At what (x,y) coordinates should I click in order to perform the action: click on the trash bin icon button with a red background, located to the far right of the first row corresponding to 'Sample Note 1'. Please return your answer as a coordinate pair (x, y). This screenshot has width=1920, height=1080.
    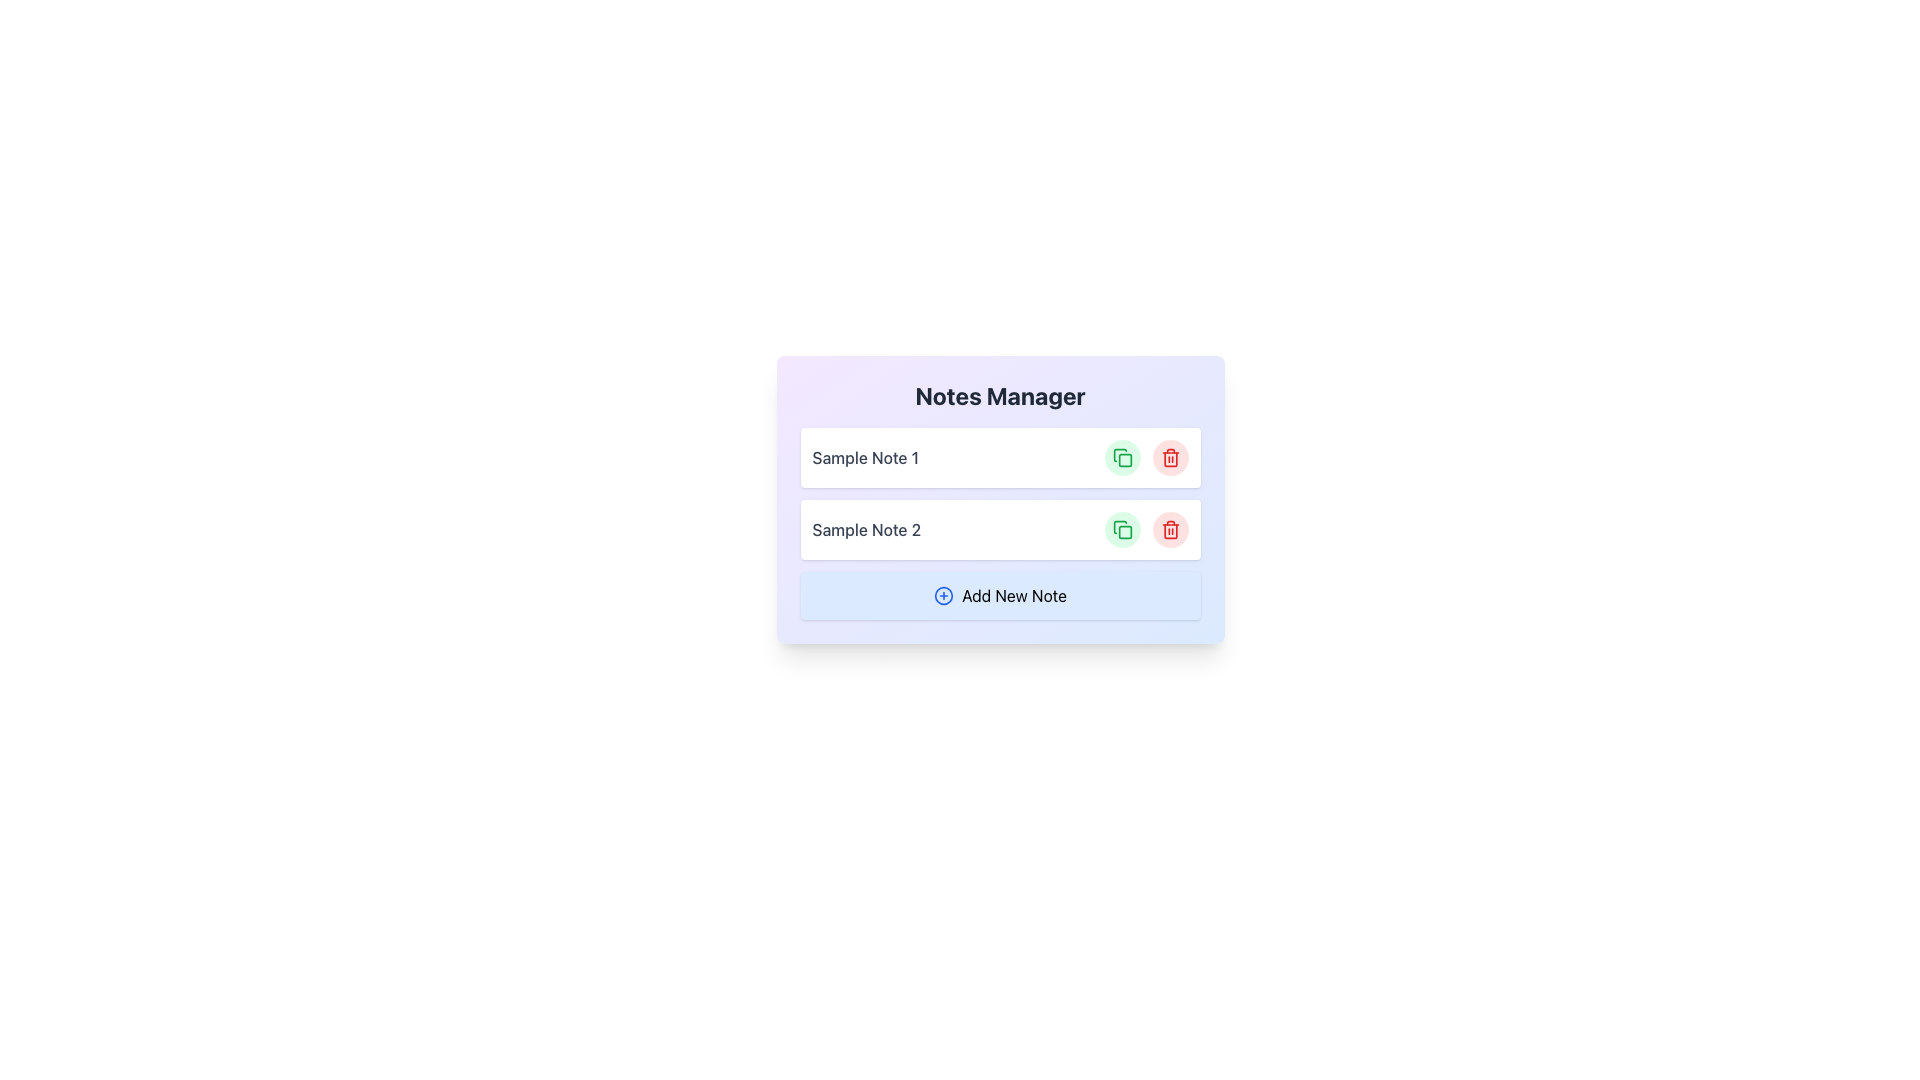
    Looking at the image, I should click on (1170, 458).